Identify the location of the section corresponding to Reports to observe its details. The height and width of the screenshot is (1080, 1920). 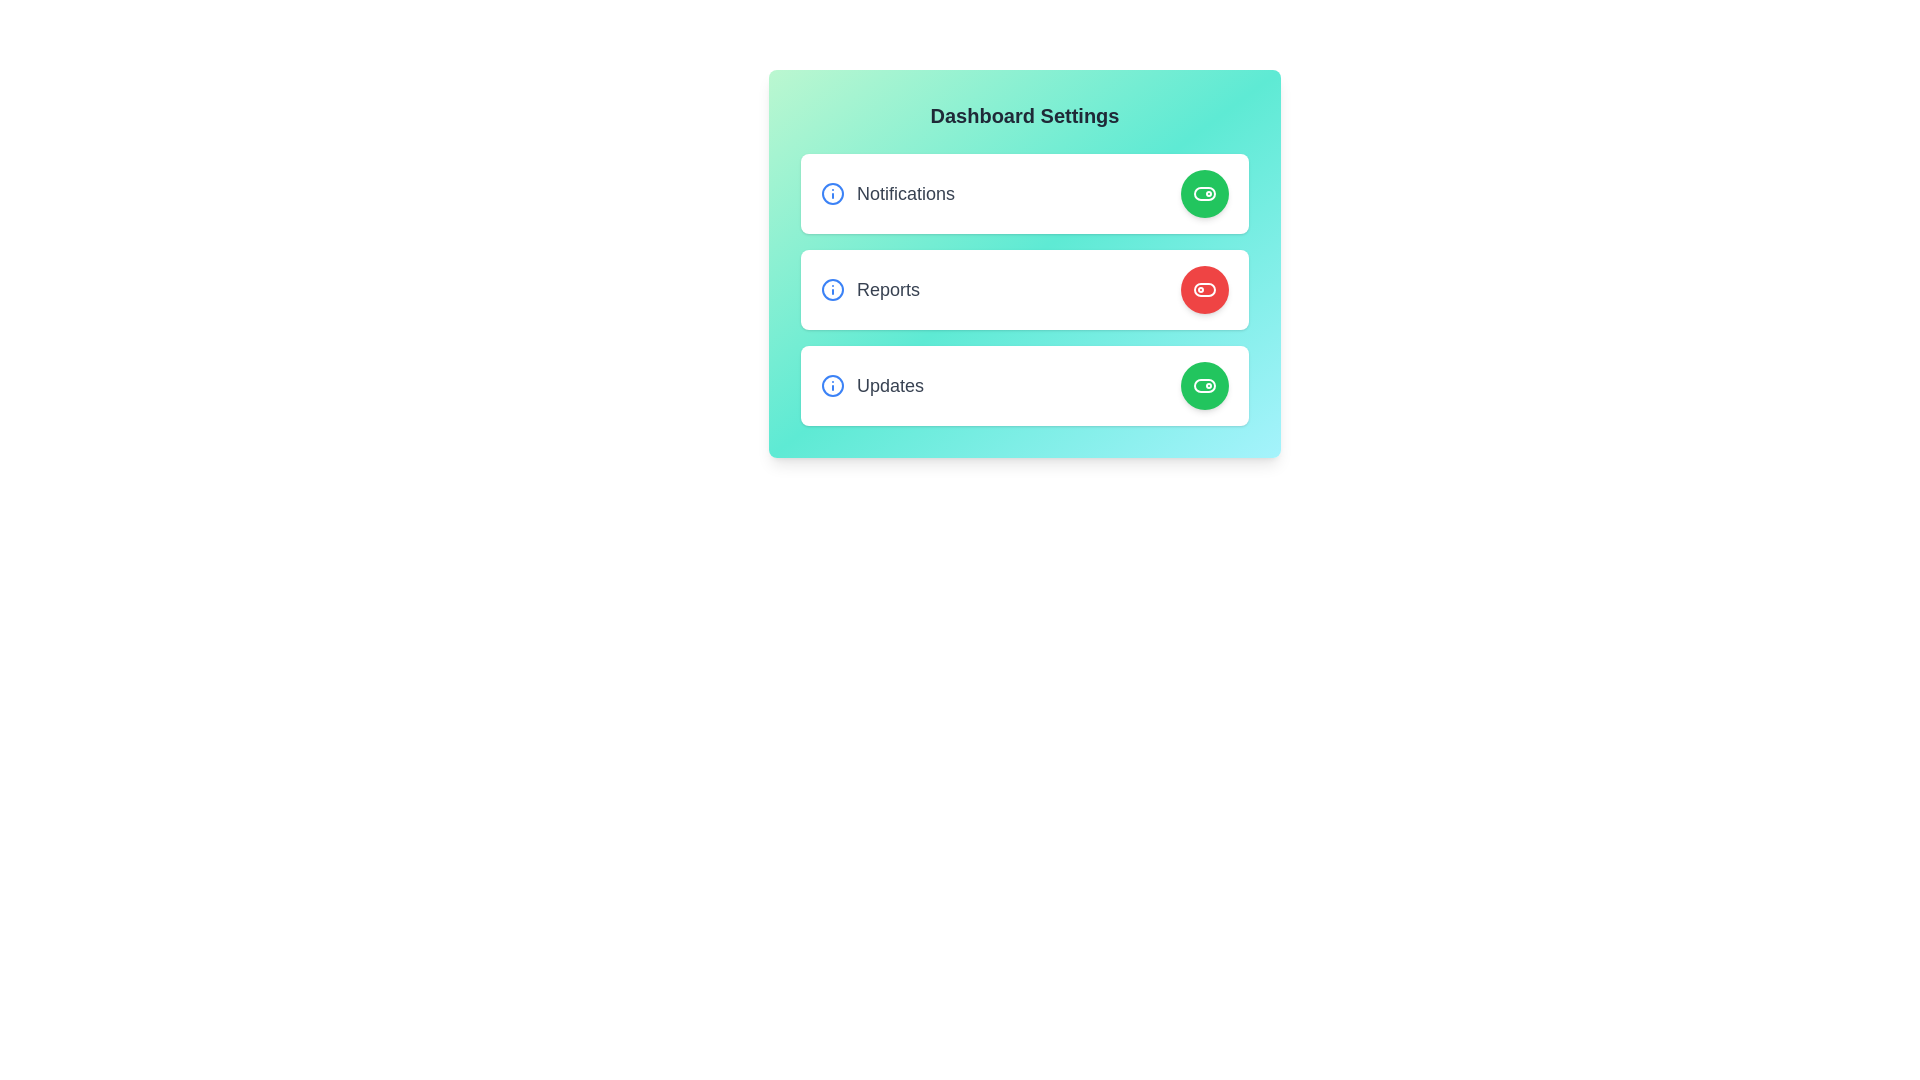
(1025, 289).